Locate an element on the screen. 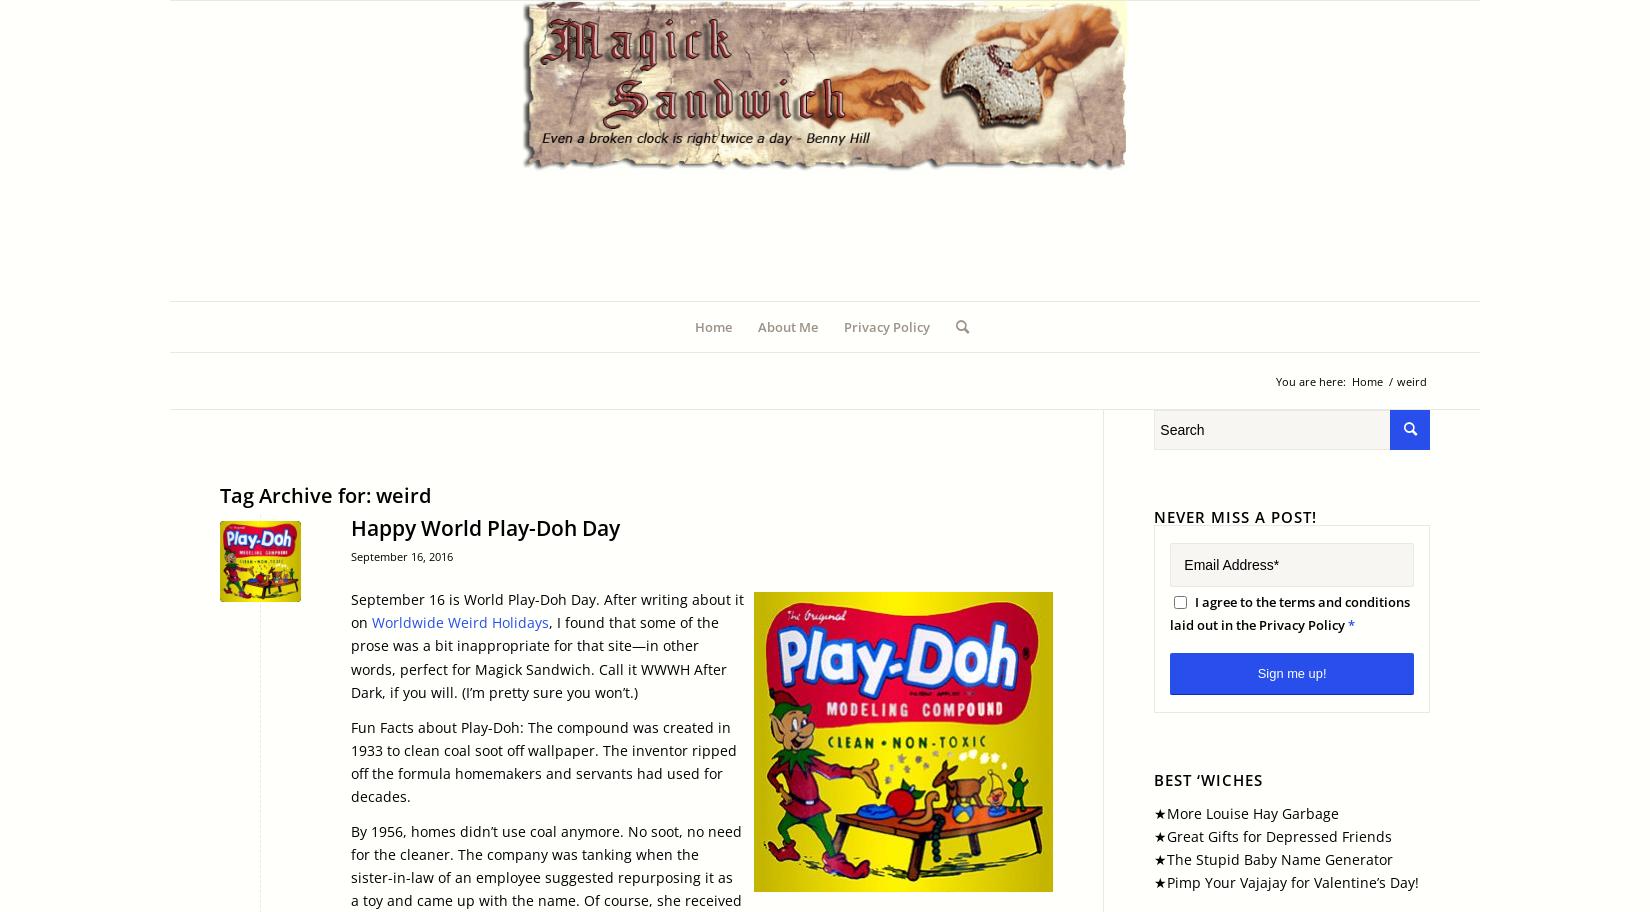 Image resolution: width=1650 pixels, height=912 pixels. 'weird' is located at coordinates (376, 494).